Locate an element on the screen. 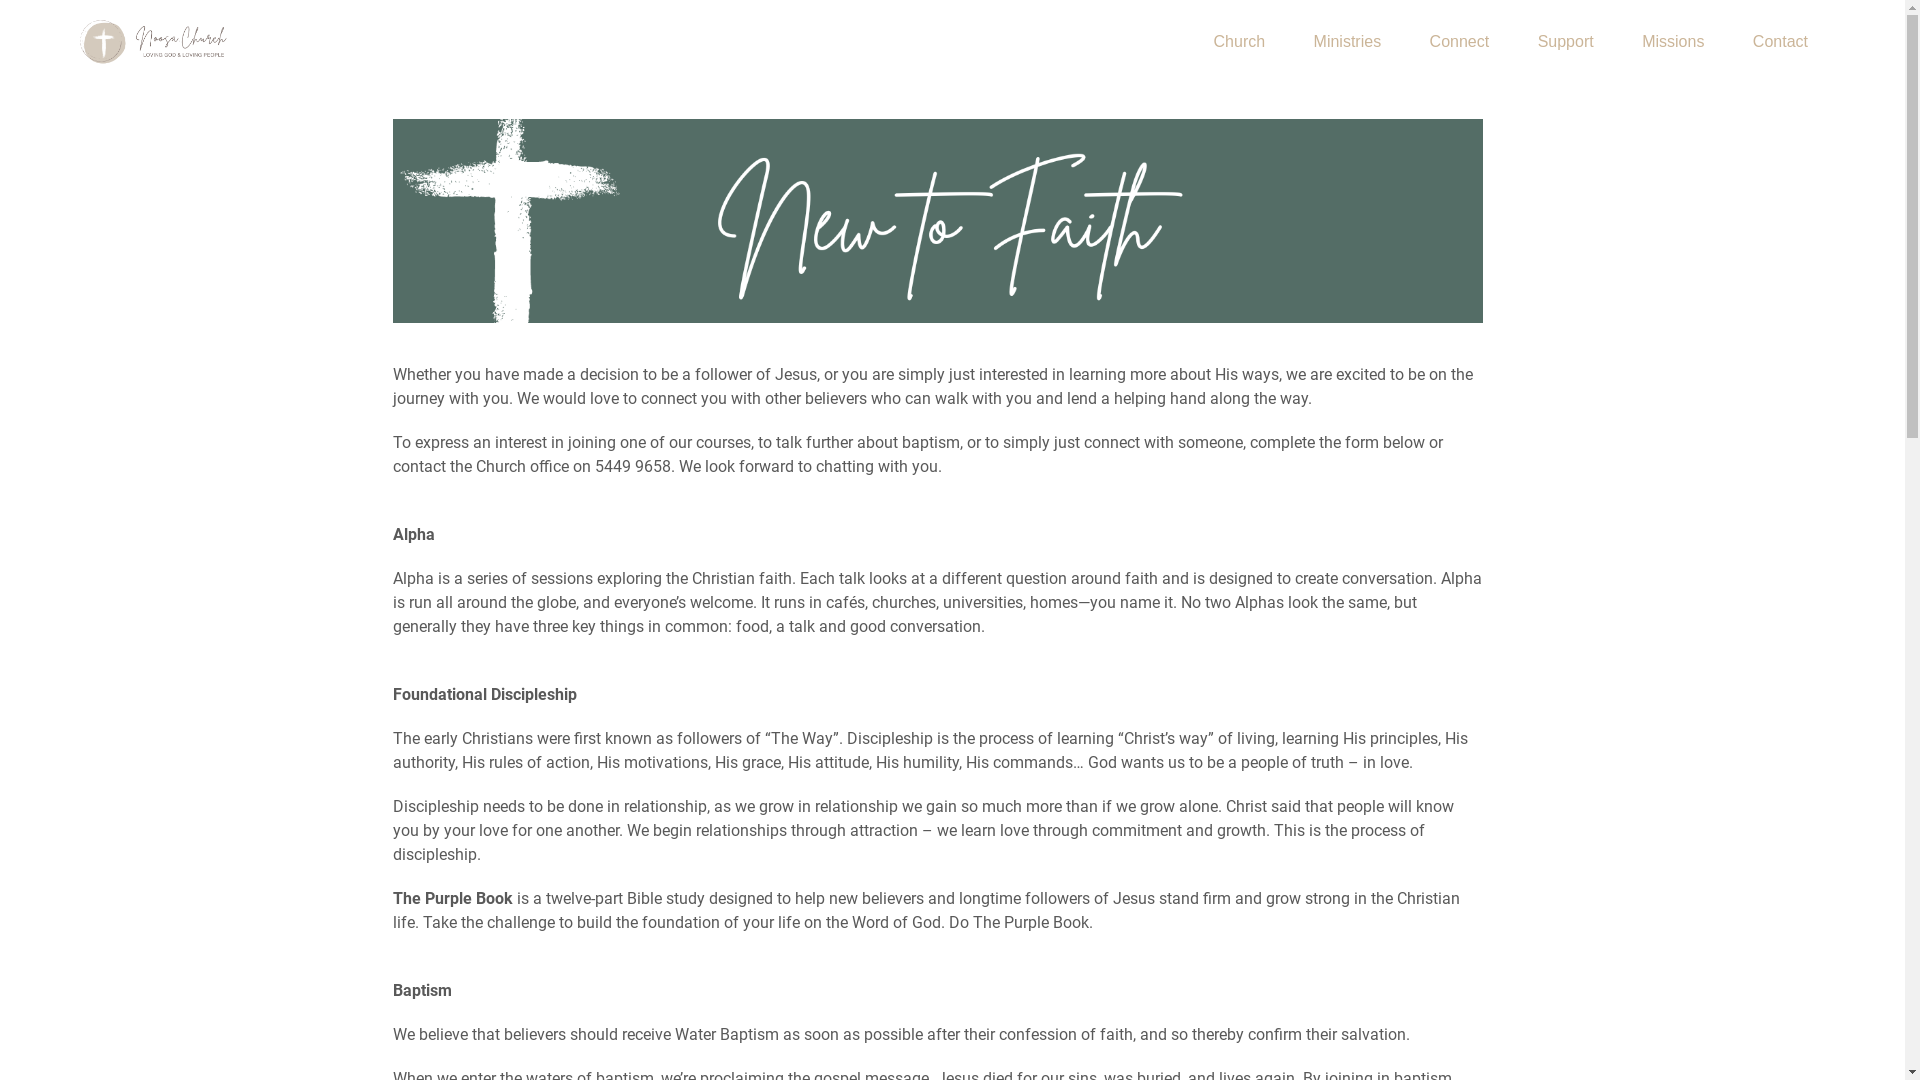 This screenshot has width=1920, height=1080. 'Connect' is located at coordinates (1406, 42).